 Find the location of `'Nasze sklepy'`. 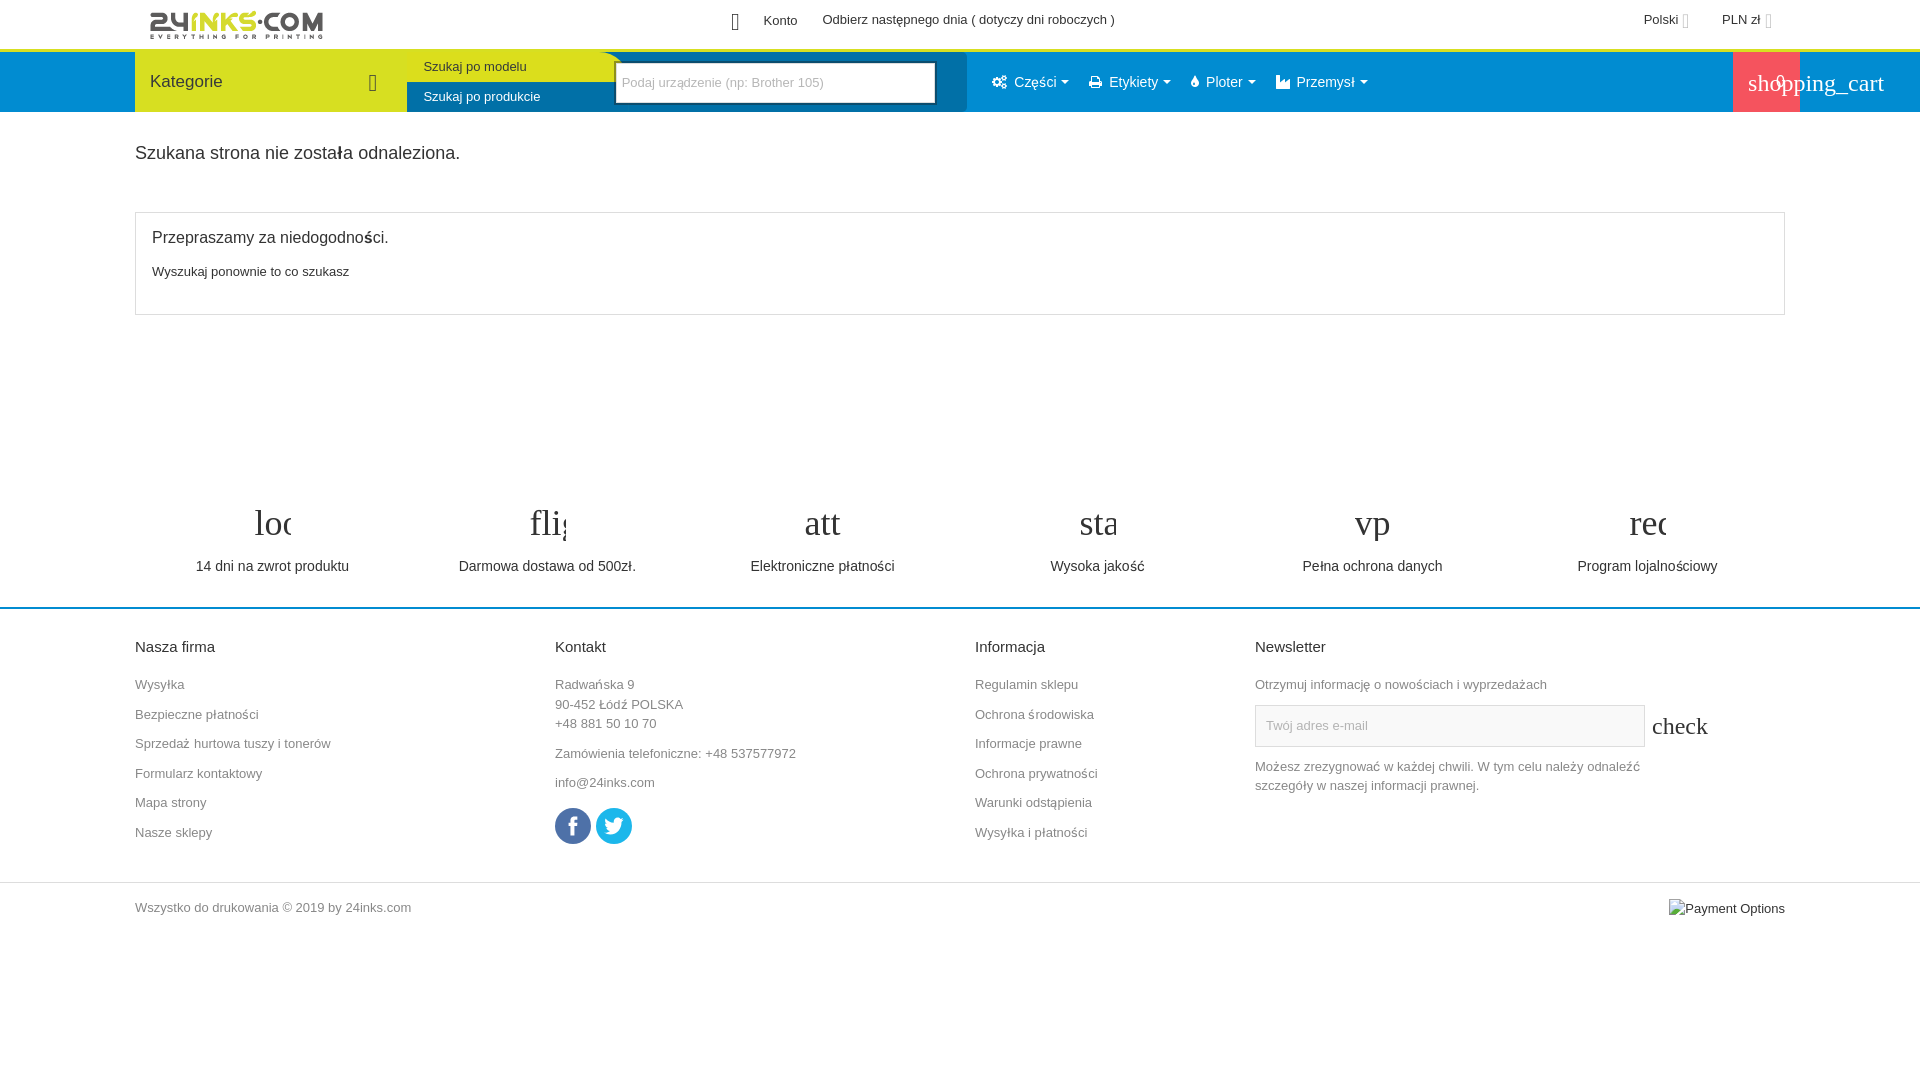

'Nasze sklepy' is located at coordinates (173, 832).